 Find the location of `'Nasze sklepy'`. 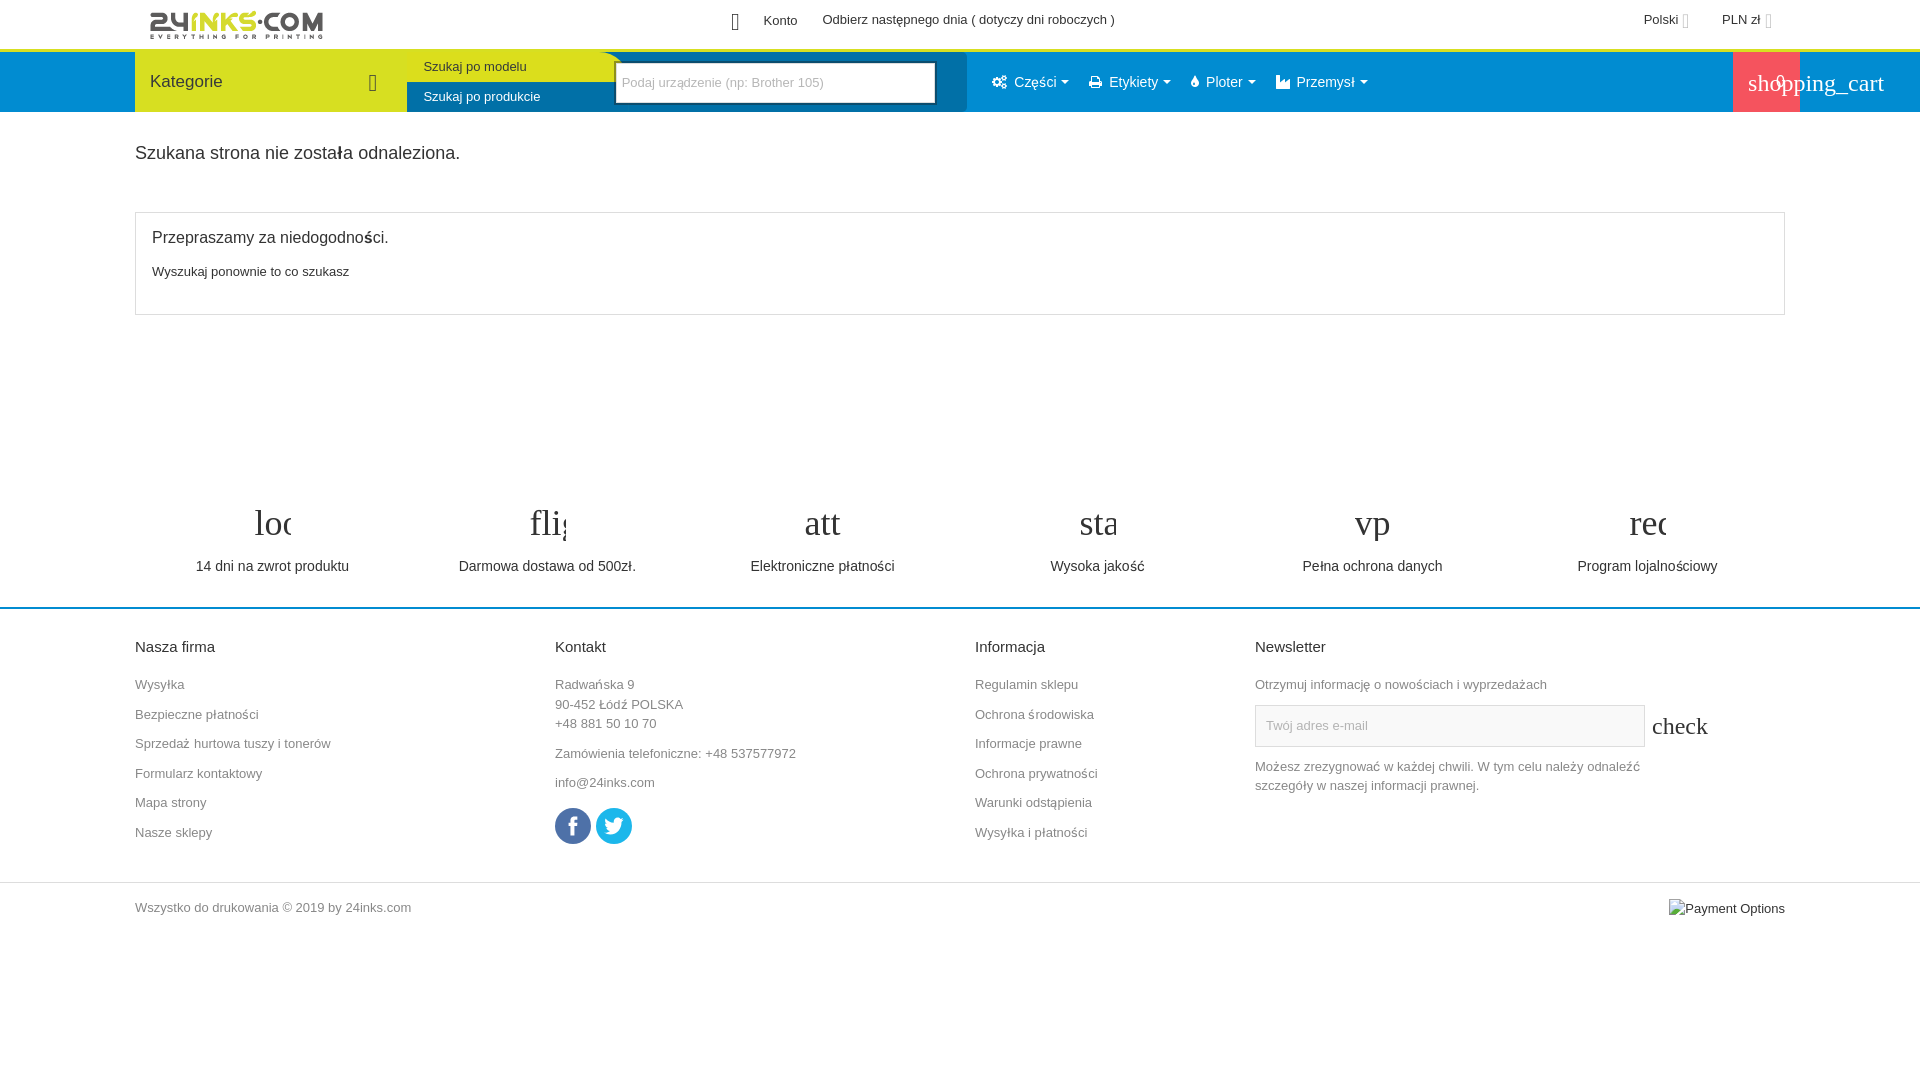

'Nasze sklepy' is located at coordinates (173, 832).